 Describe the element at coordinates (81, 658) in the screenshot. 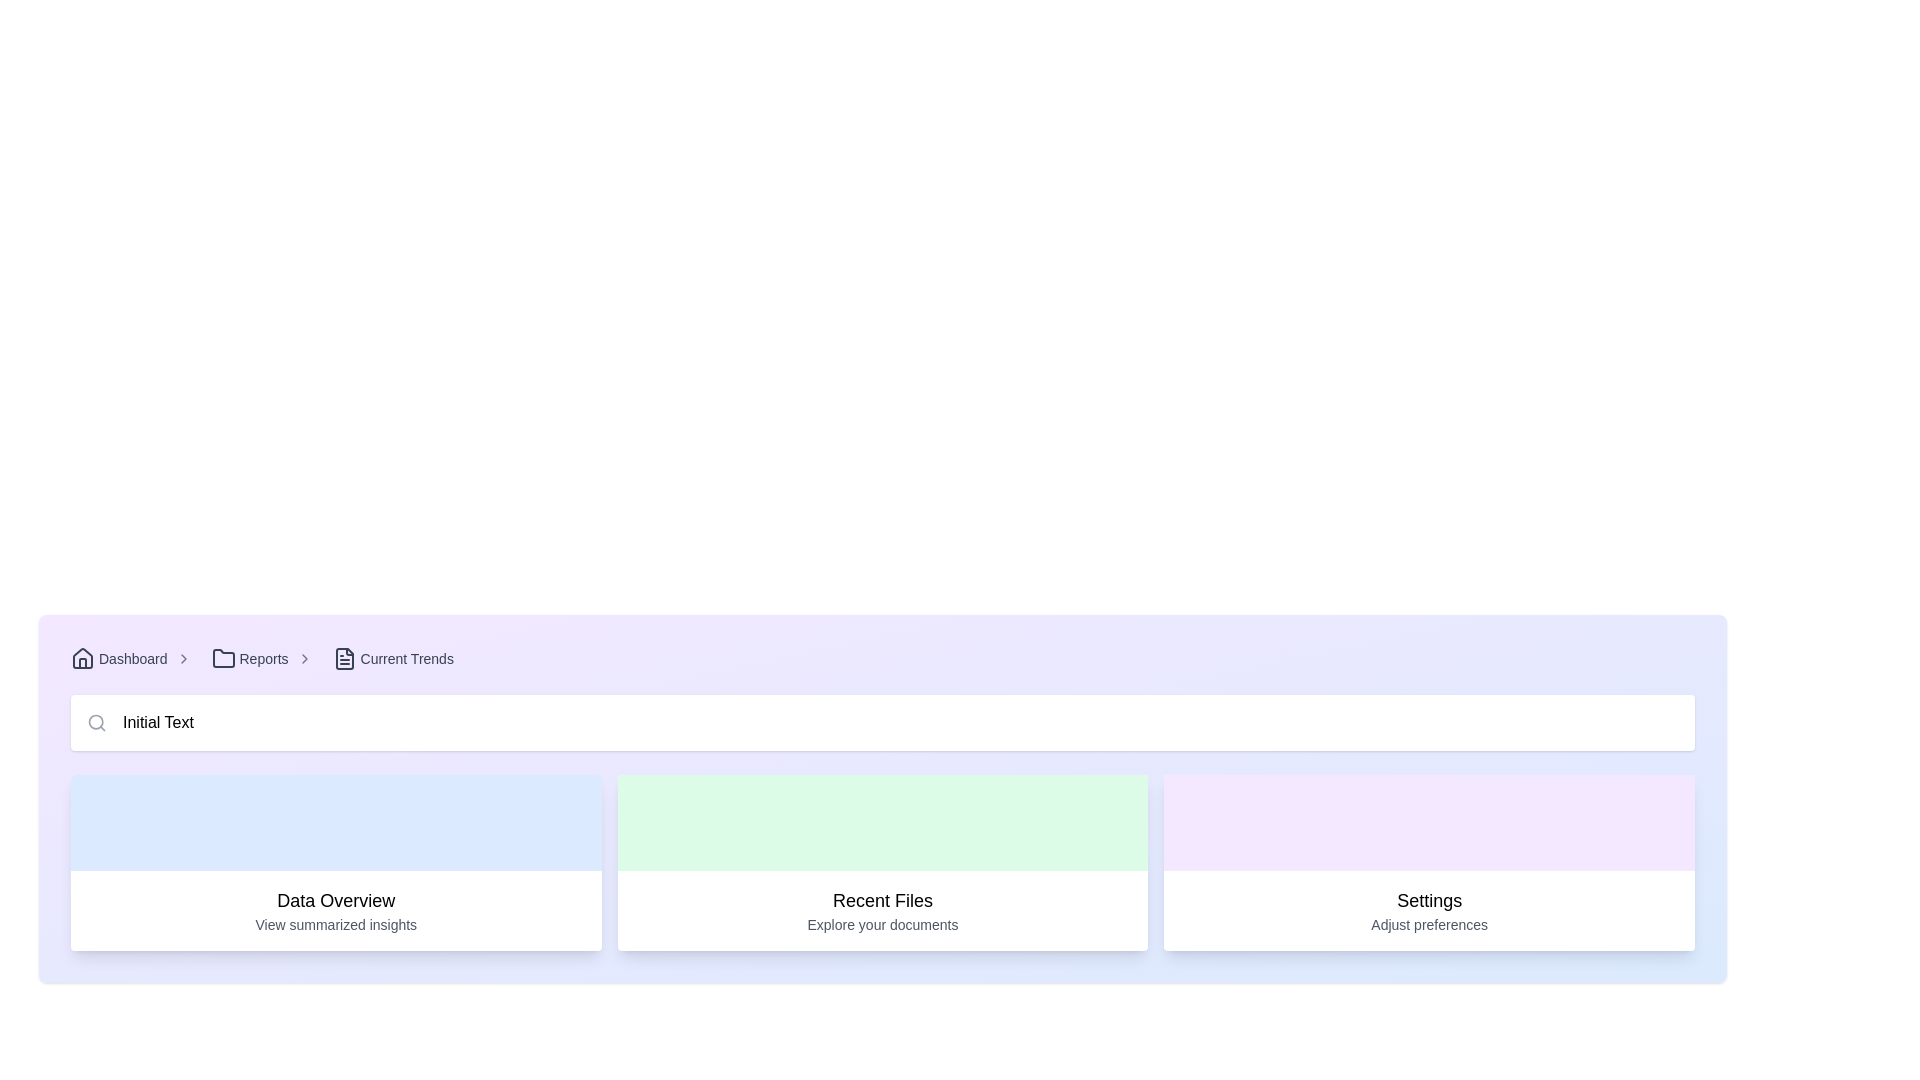

I see `the 'Home' icon located in the top left corner of the navigation bar` at that location.